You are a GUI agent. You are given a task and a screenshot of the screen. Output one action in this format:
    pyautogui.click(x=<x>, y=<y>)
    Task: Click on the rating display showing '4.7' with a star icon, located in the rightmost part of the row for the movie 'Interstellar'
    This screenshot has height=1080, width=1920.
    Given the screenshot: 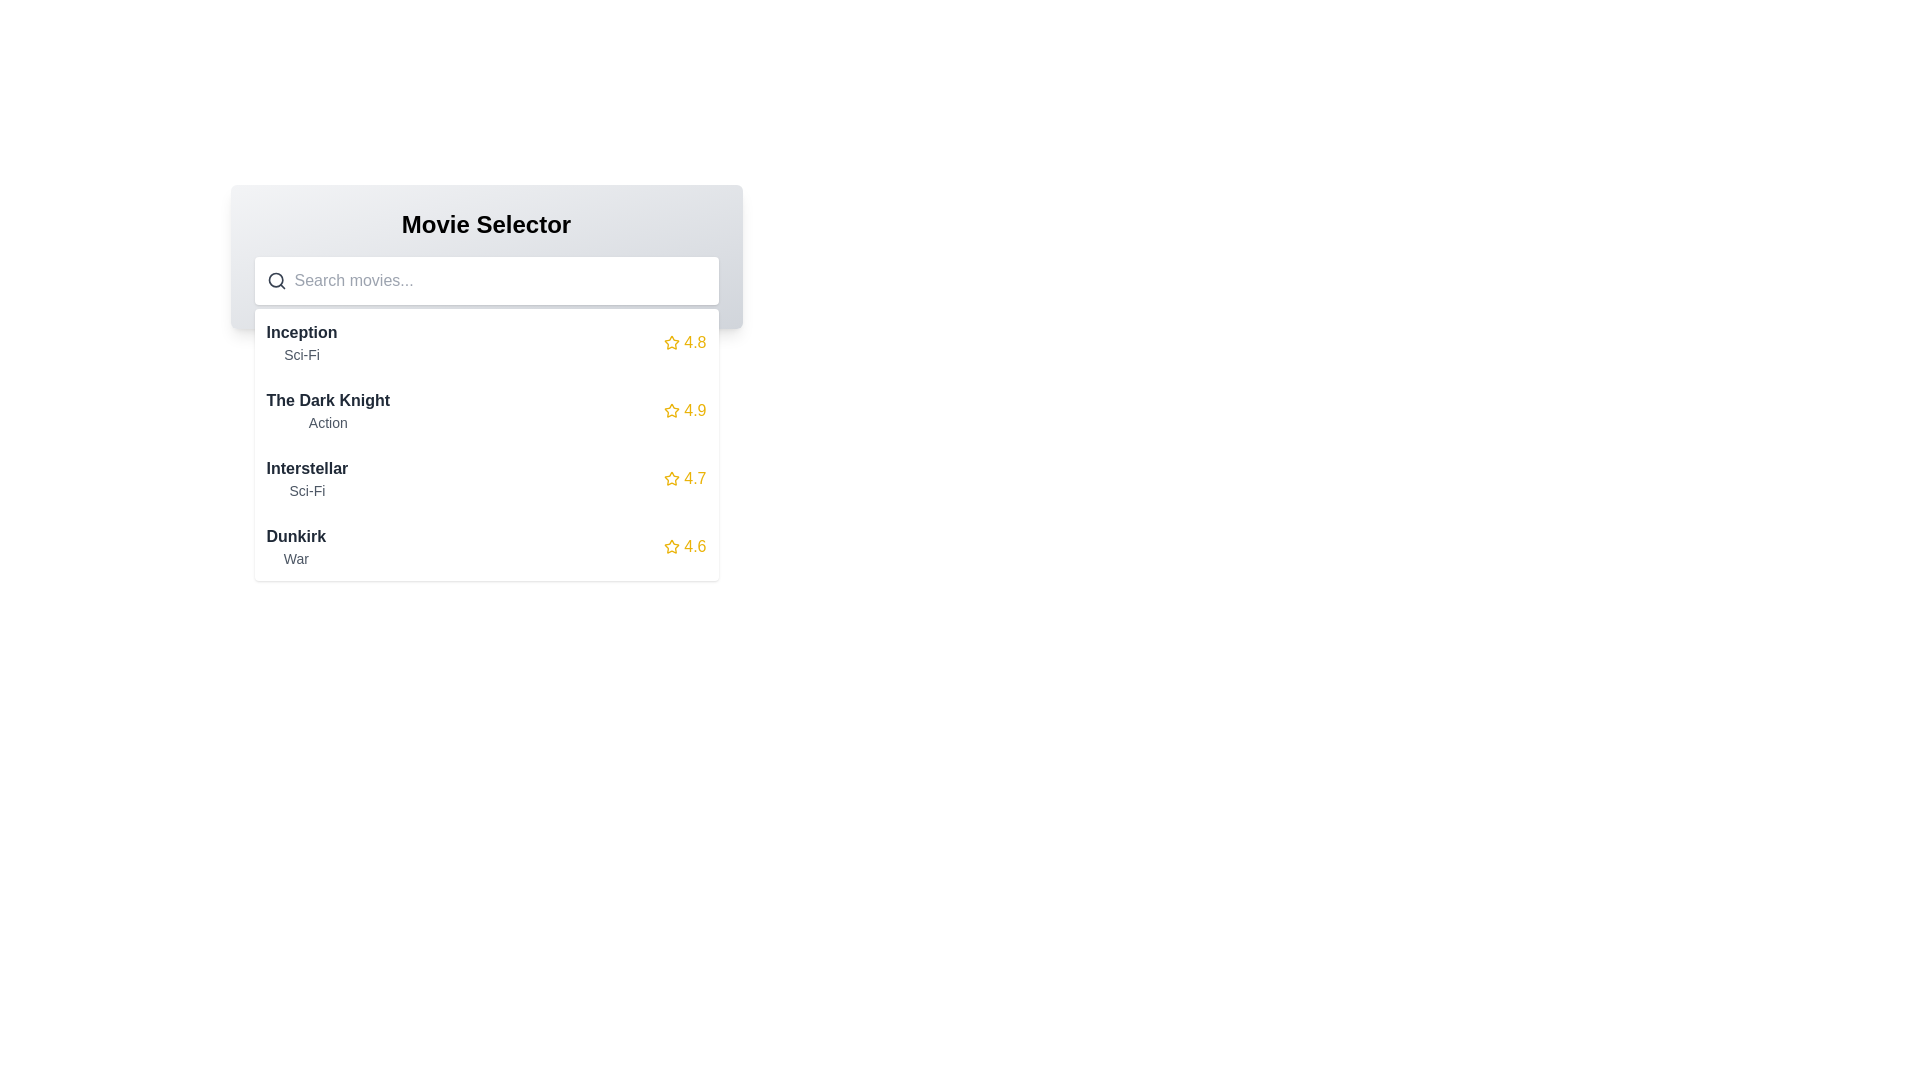 What is the action you would take?
    pyautogui.click(x=685, y=478)
    